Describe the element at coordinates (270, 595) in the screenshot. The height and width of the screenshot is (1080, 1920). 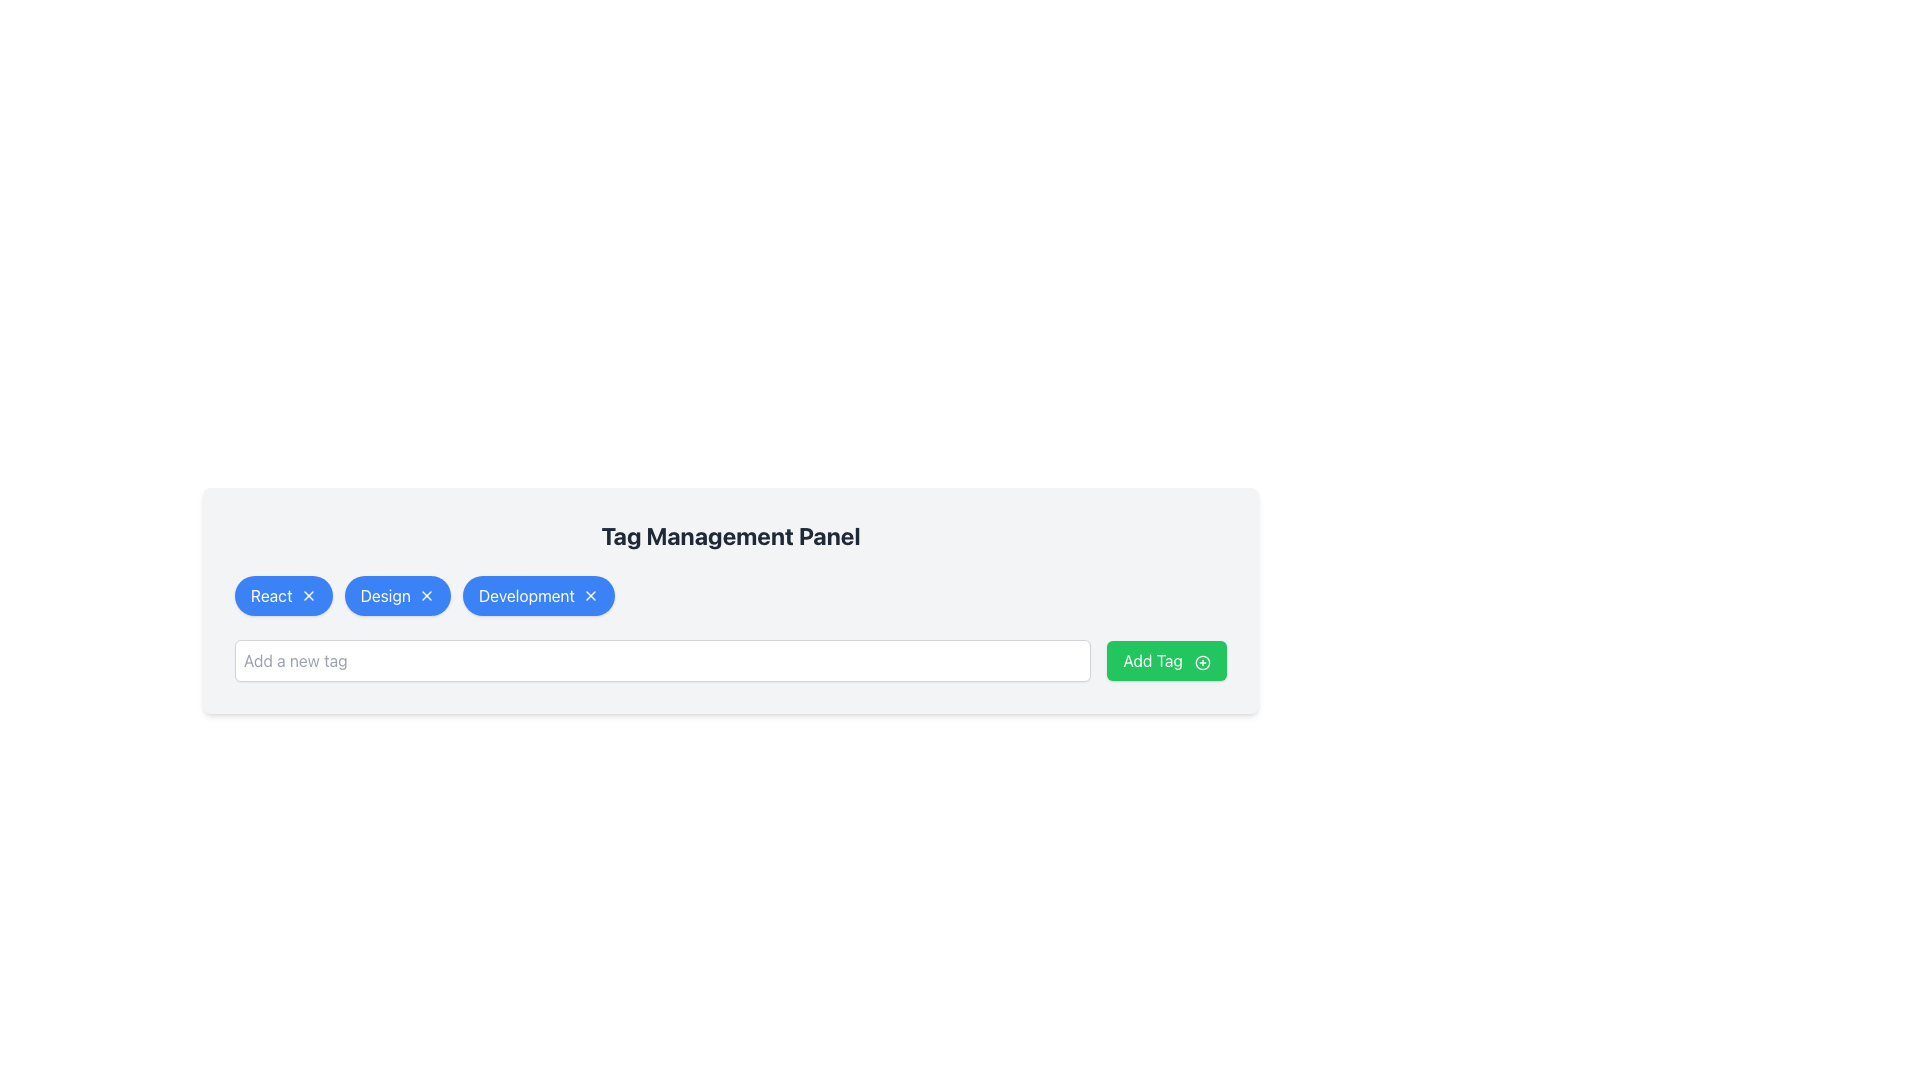
I see `the leftmost static text within a button-like tag located in the top-left of the tags section` at that location.